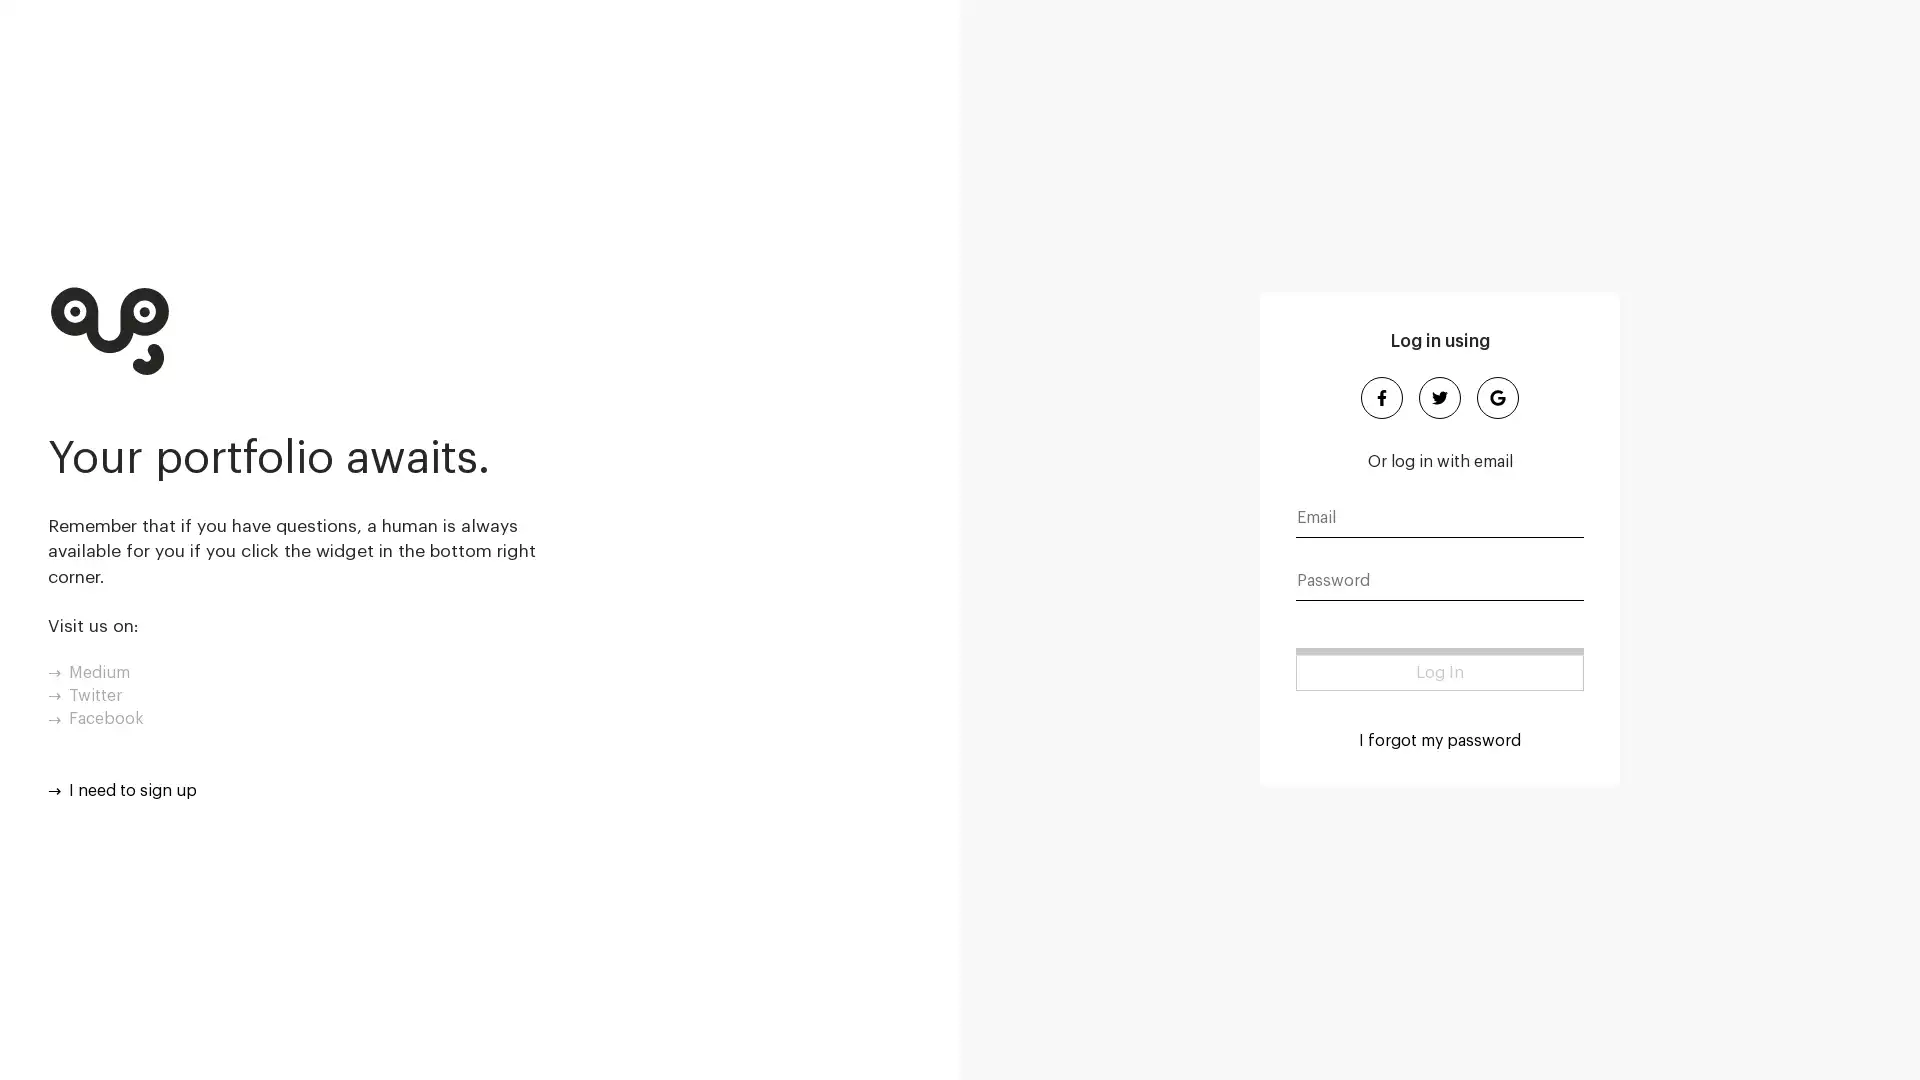 The width and height of the screenshot is (1920, 1080). I want to click on Log In, so click(1440, 669).